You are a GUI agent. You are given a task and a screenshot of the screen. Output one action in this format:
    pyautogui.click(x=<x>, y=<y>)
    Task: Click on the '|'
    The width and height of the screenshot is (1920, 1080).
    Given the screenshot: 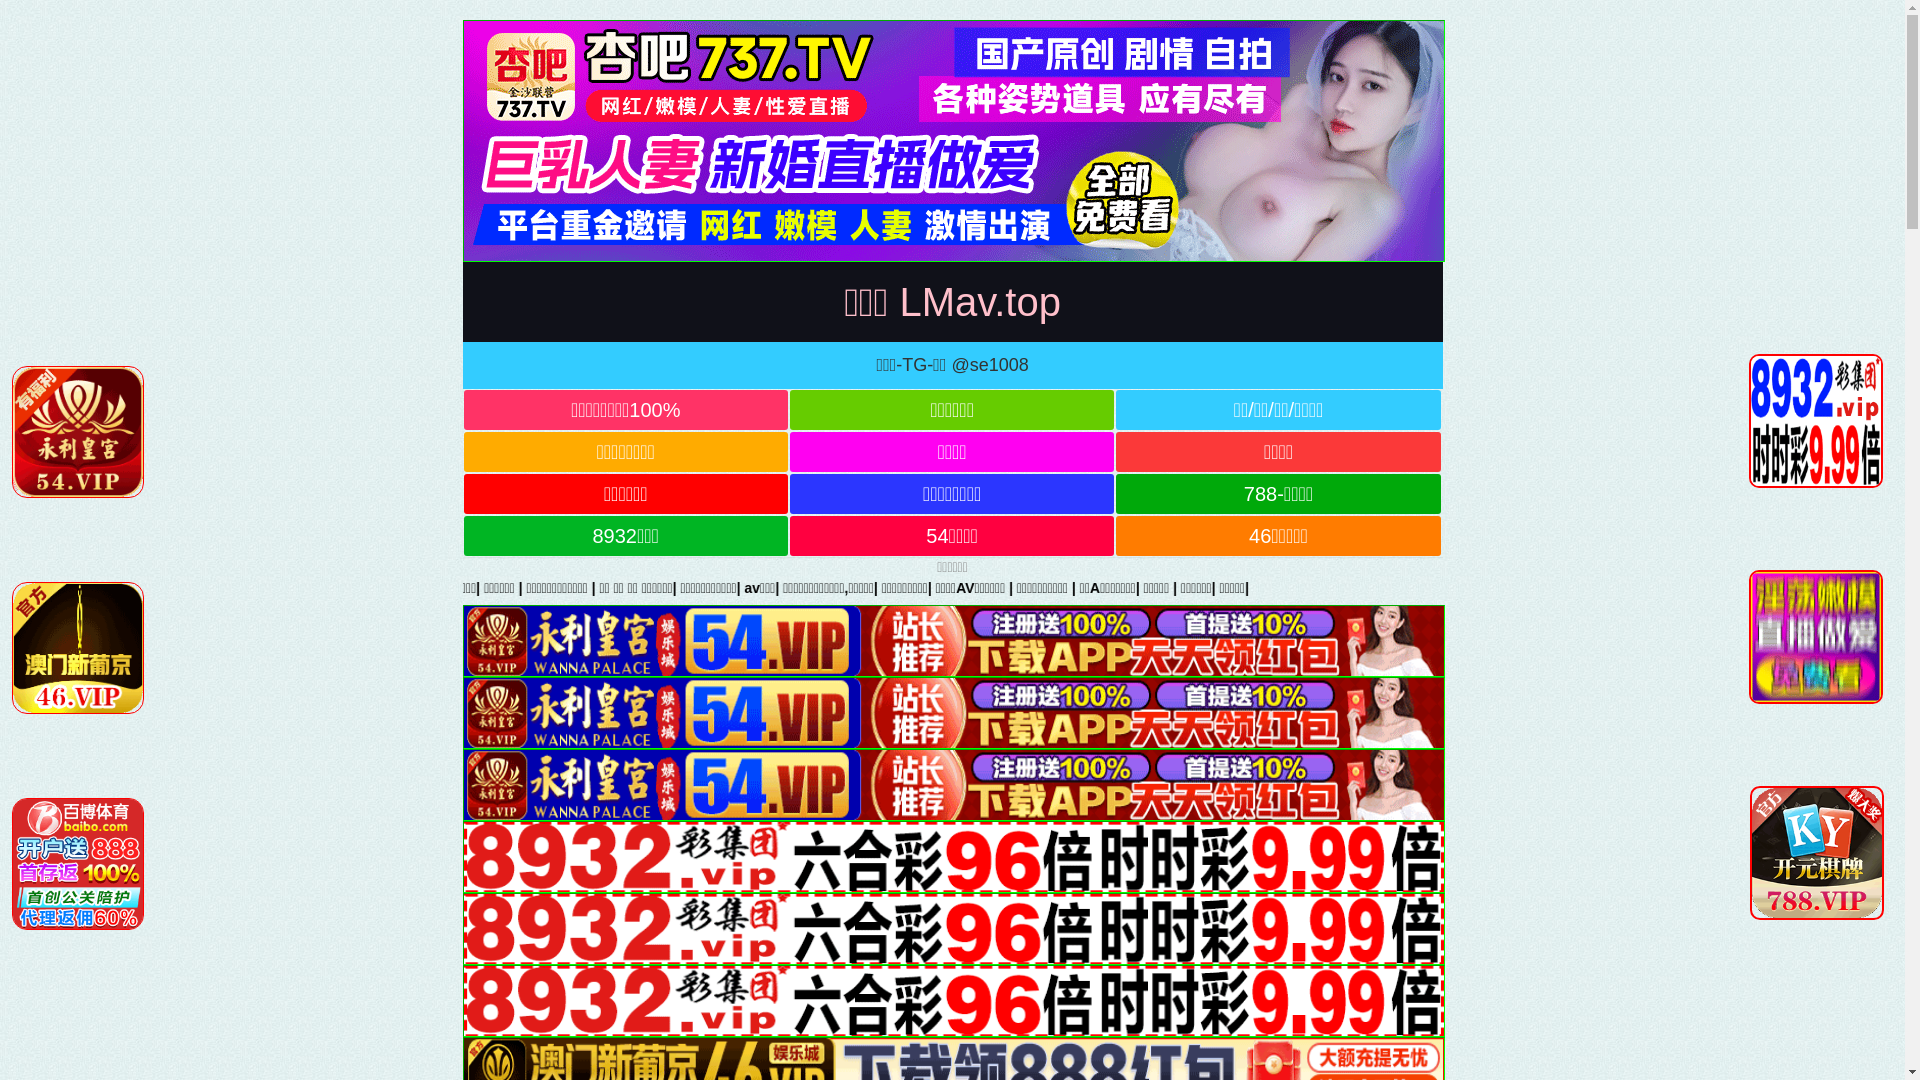 What is the action you would take?
    pyautogui.click(x=444, y=586)
    